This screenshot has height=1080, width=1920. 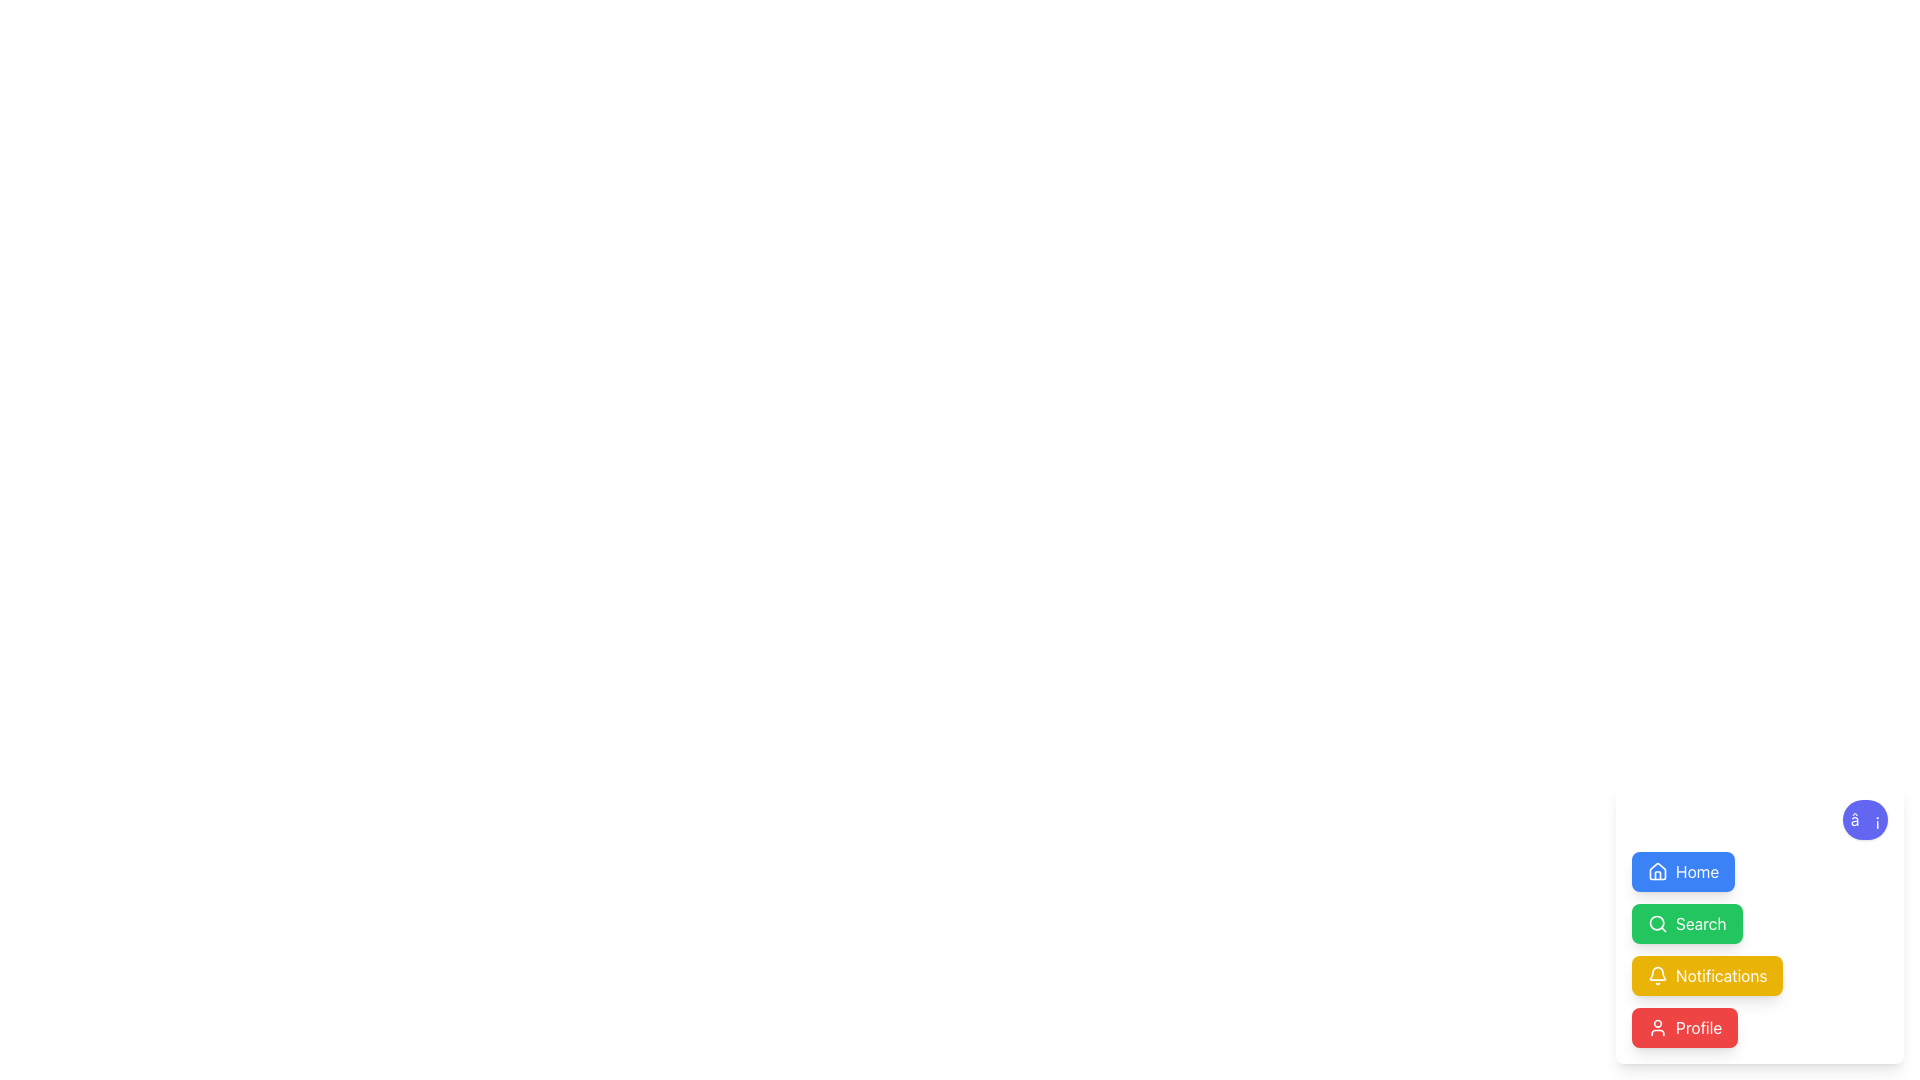 What do you see at coordinates (1706, 974) in the screenshot?
I see `the 'Notifications' button, which is a vibrant yellow rectangular button with rounded corners, featuring a bell icon on the left and the label 'Notifications' in white text on the right` at bounding box center [1706, 974].